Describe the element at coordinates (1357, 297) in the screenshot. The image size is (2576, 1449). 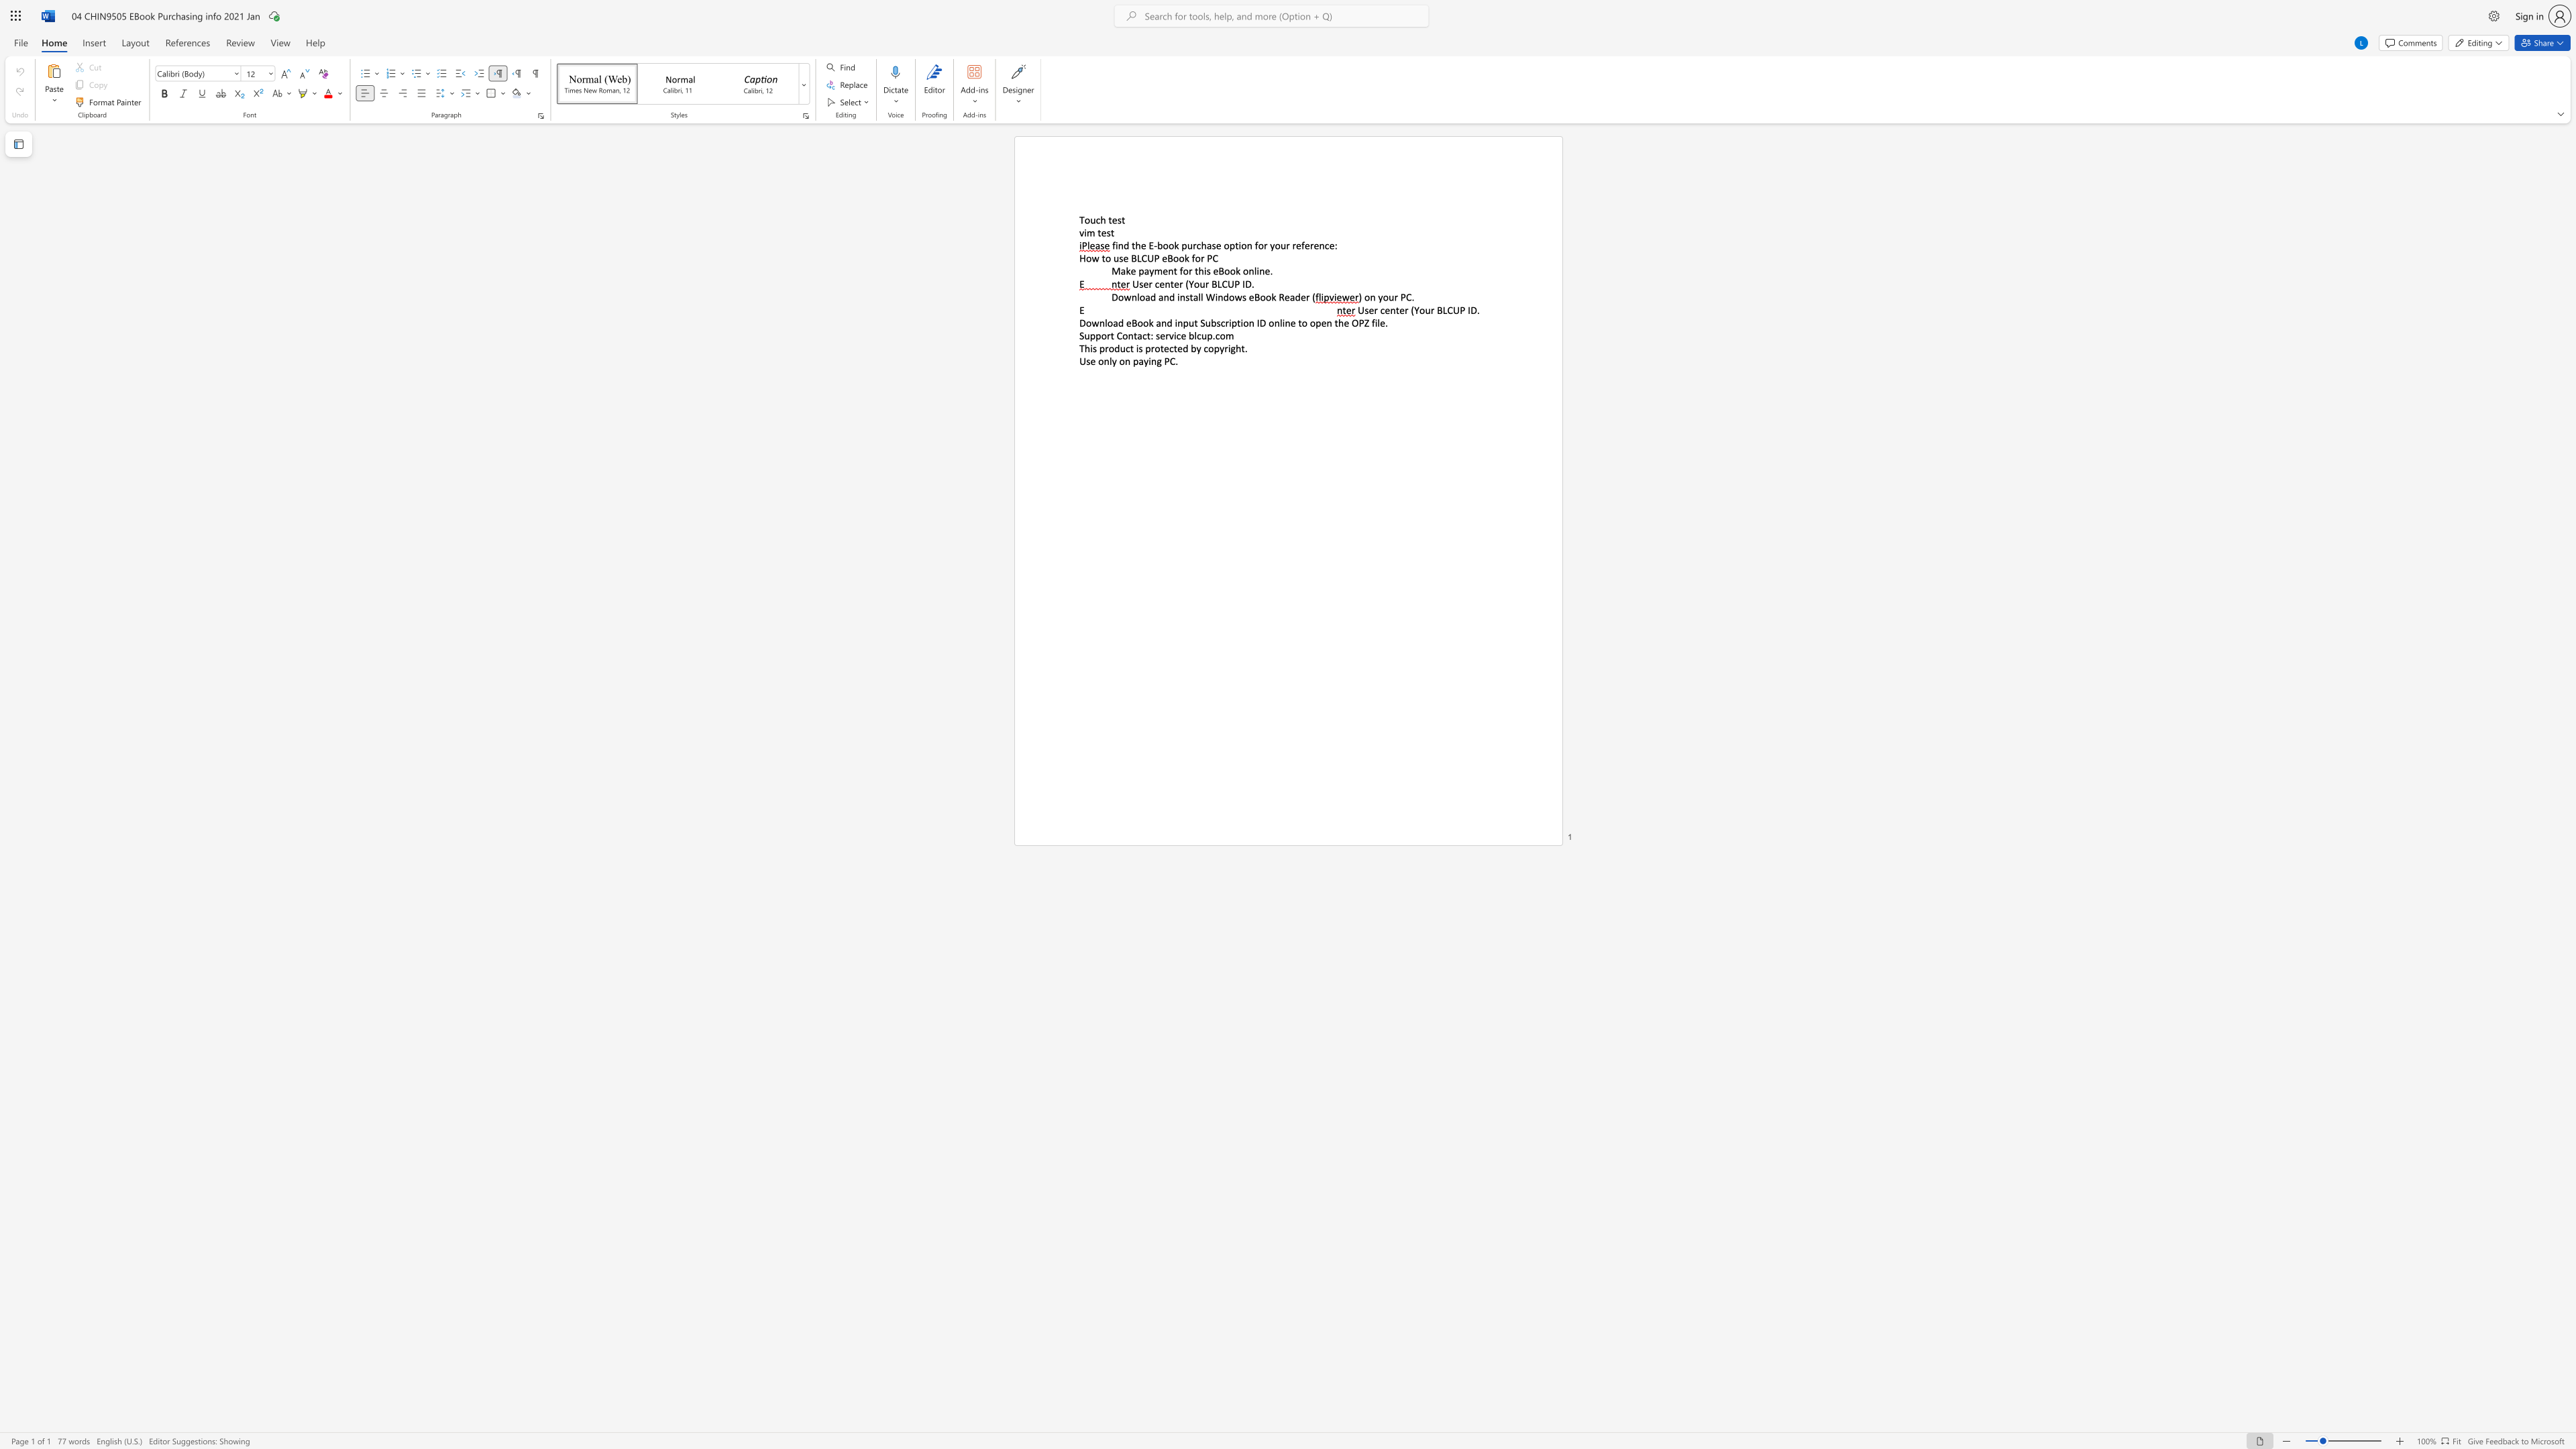
I see `the subset text ") on y" within the text ") on your PC."` at that location.